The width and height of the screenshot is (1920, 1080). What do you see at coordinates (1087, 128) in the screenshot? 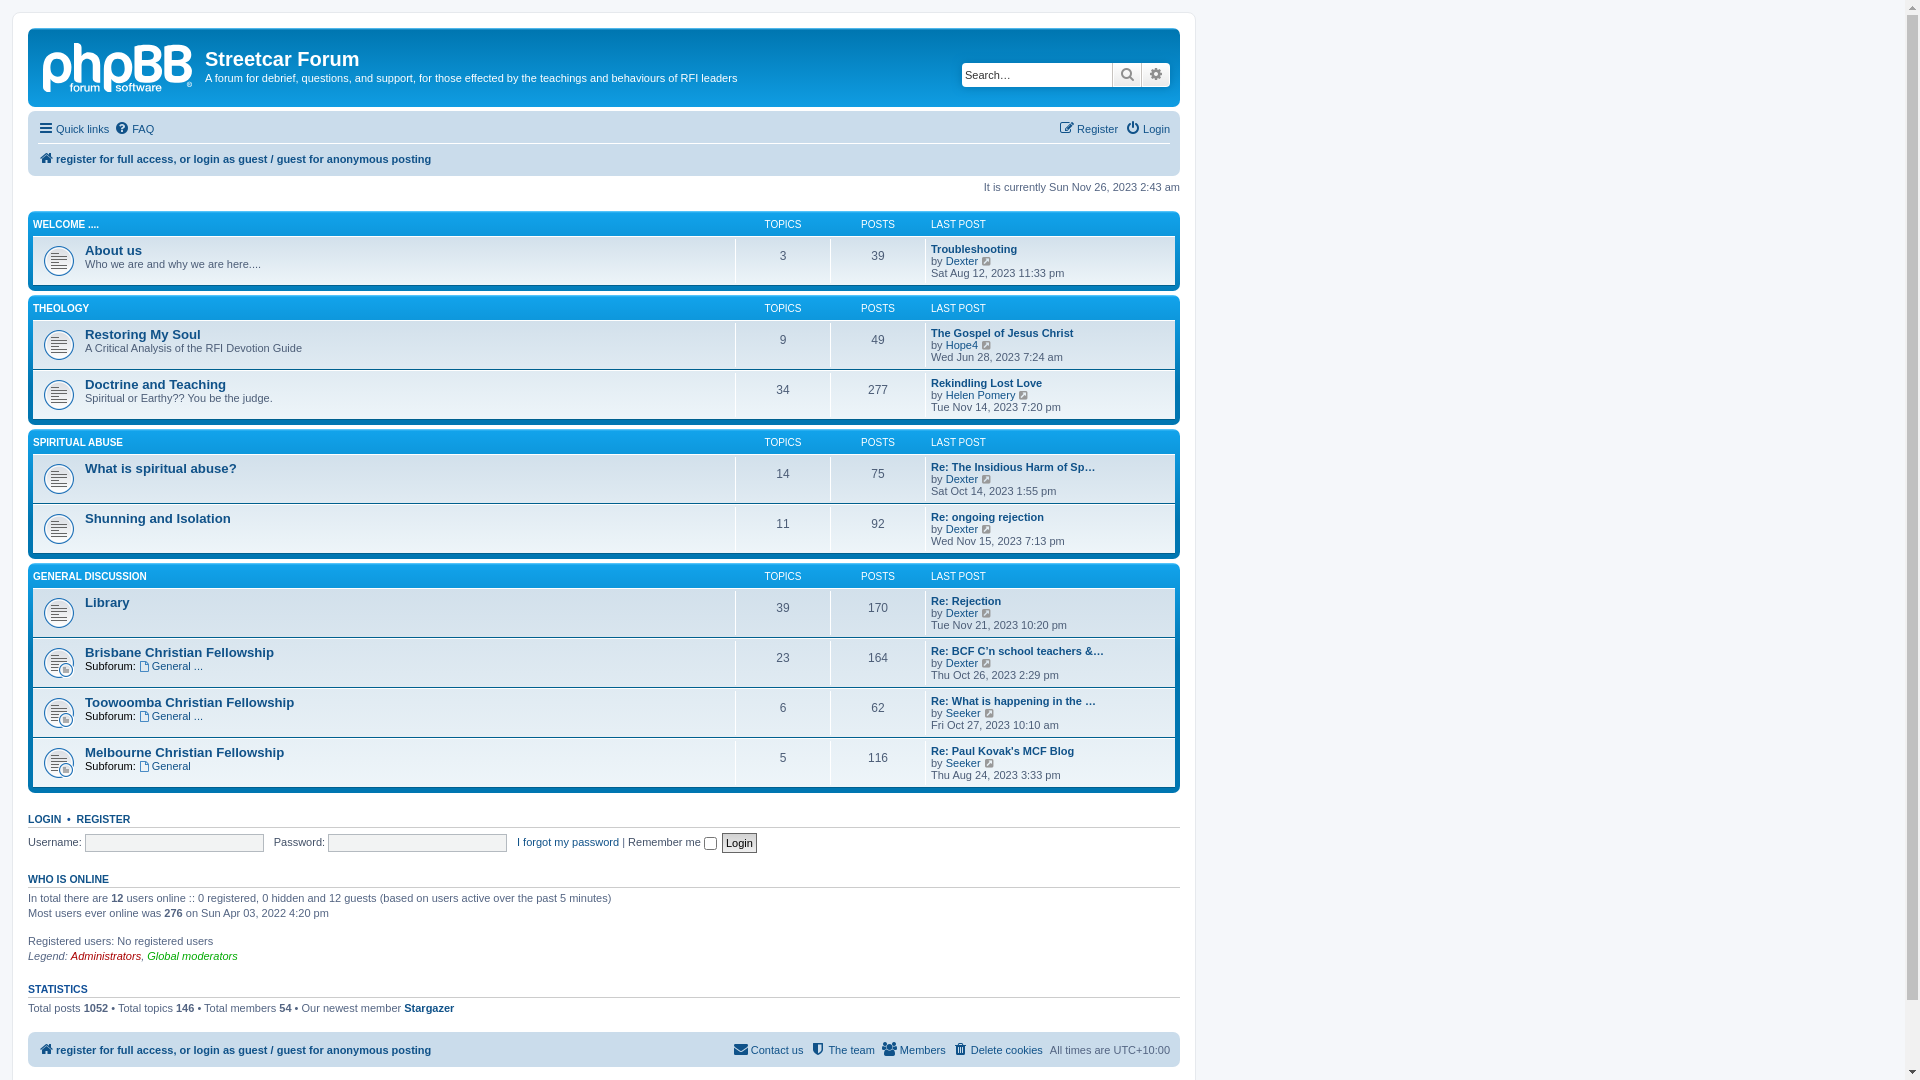
I see `'Register'` at bounding box center [1087, 128].